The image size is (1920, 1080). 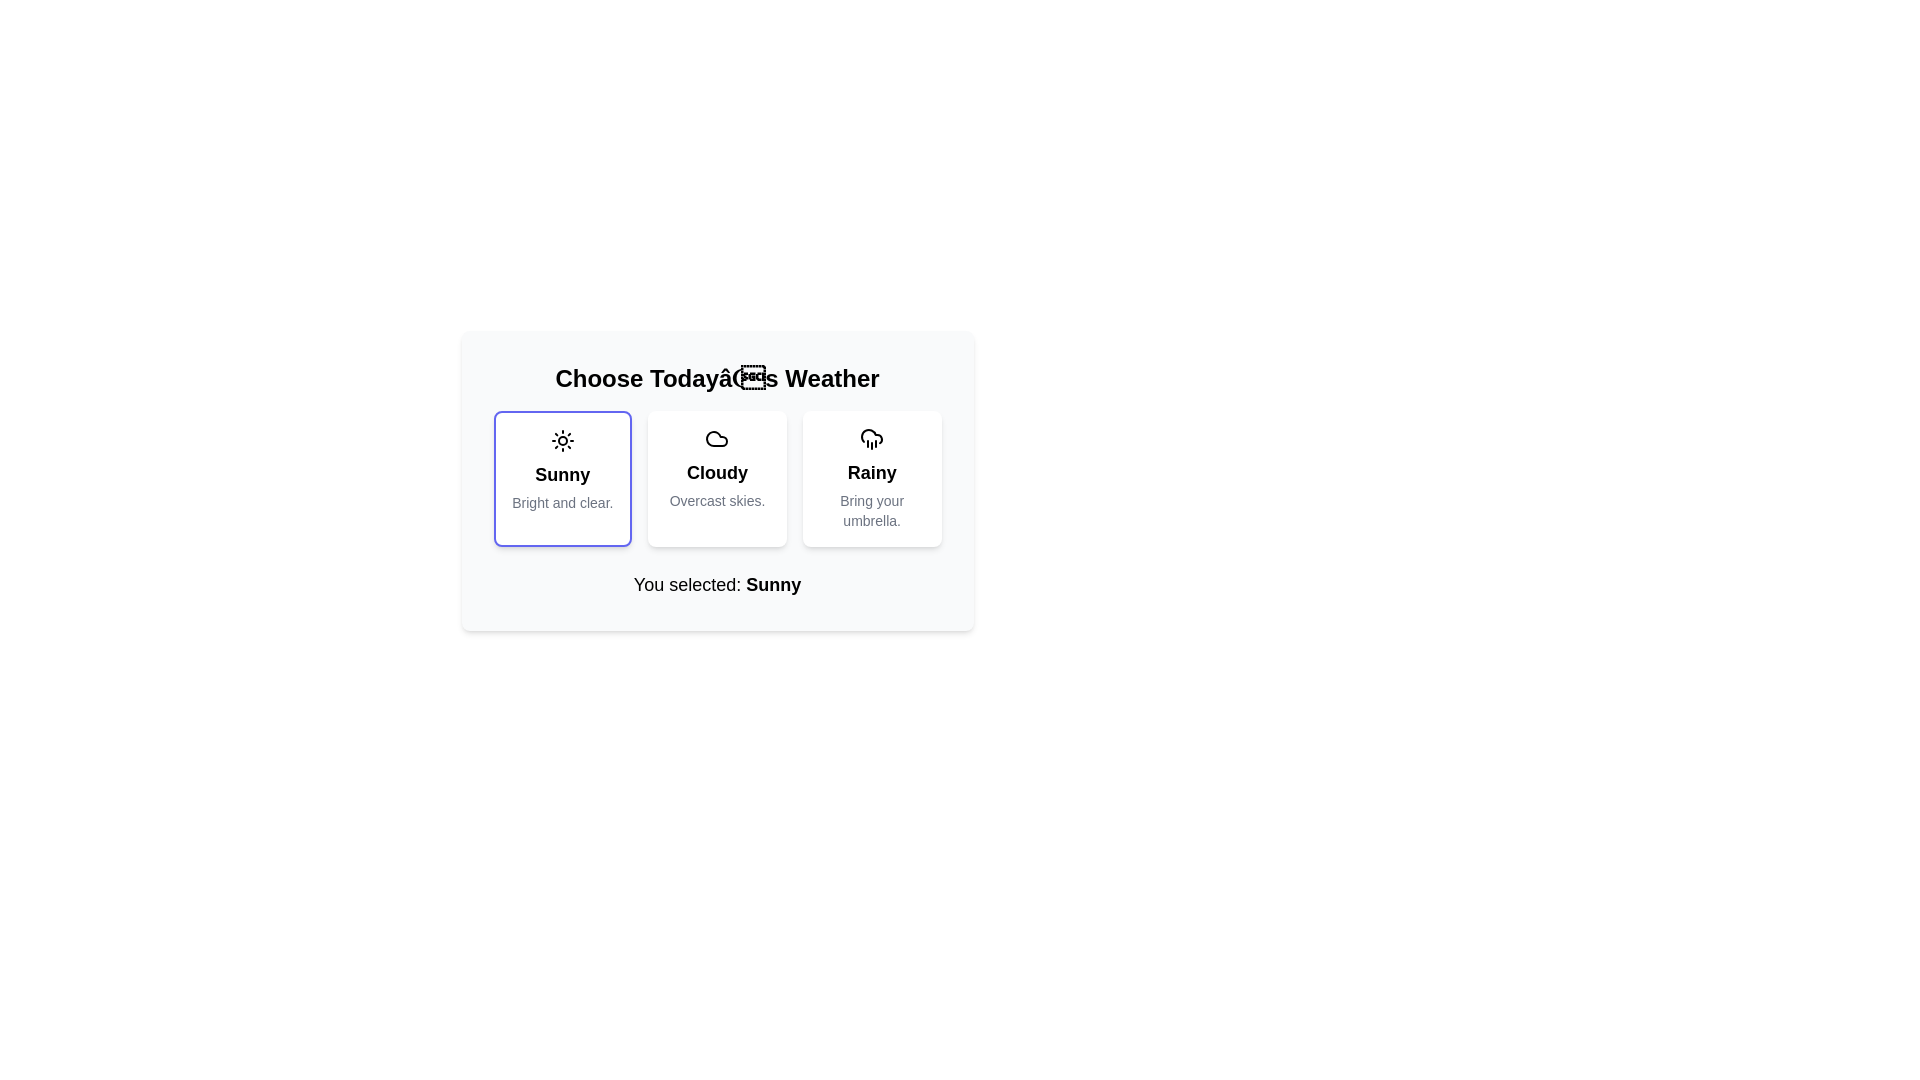 I want to click on text content of the label that says 'Bring your umbrella.' located at the bottom of the 'Rainy' card, so click(x=872, y=509).